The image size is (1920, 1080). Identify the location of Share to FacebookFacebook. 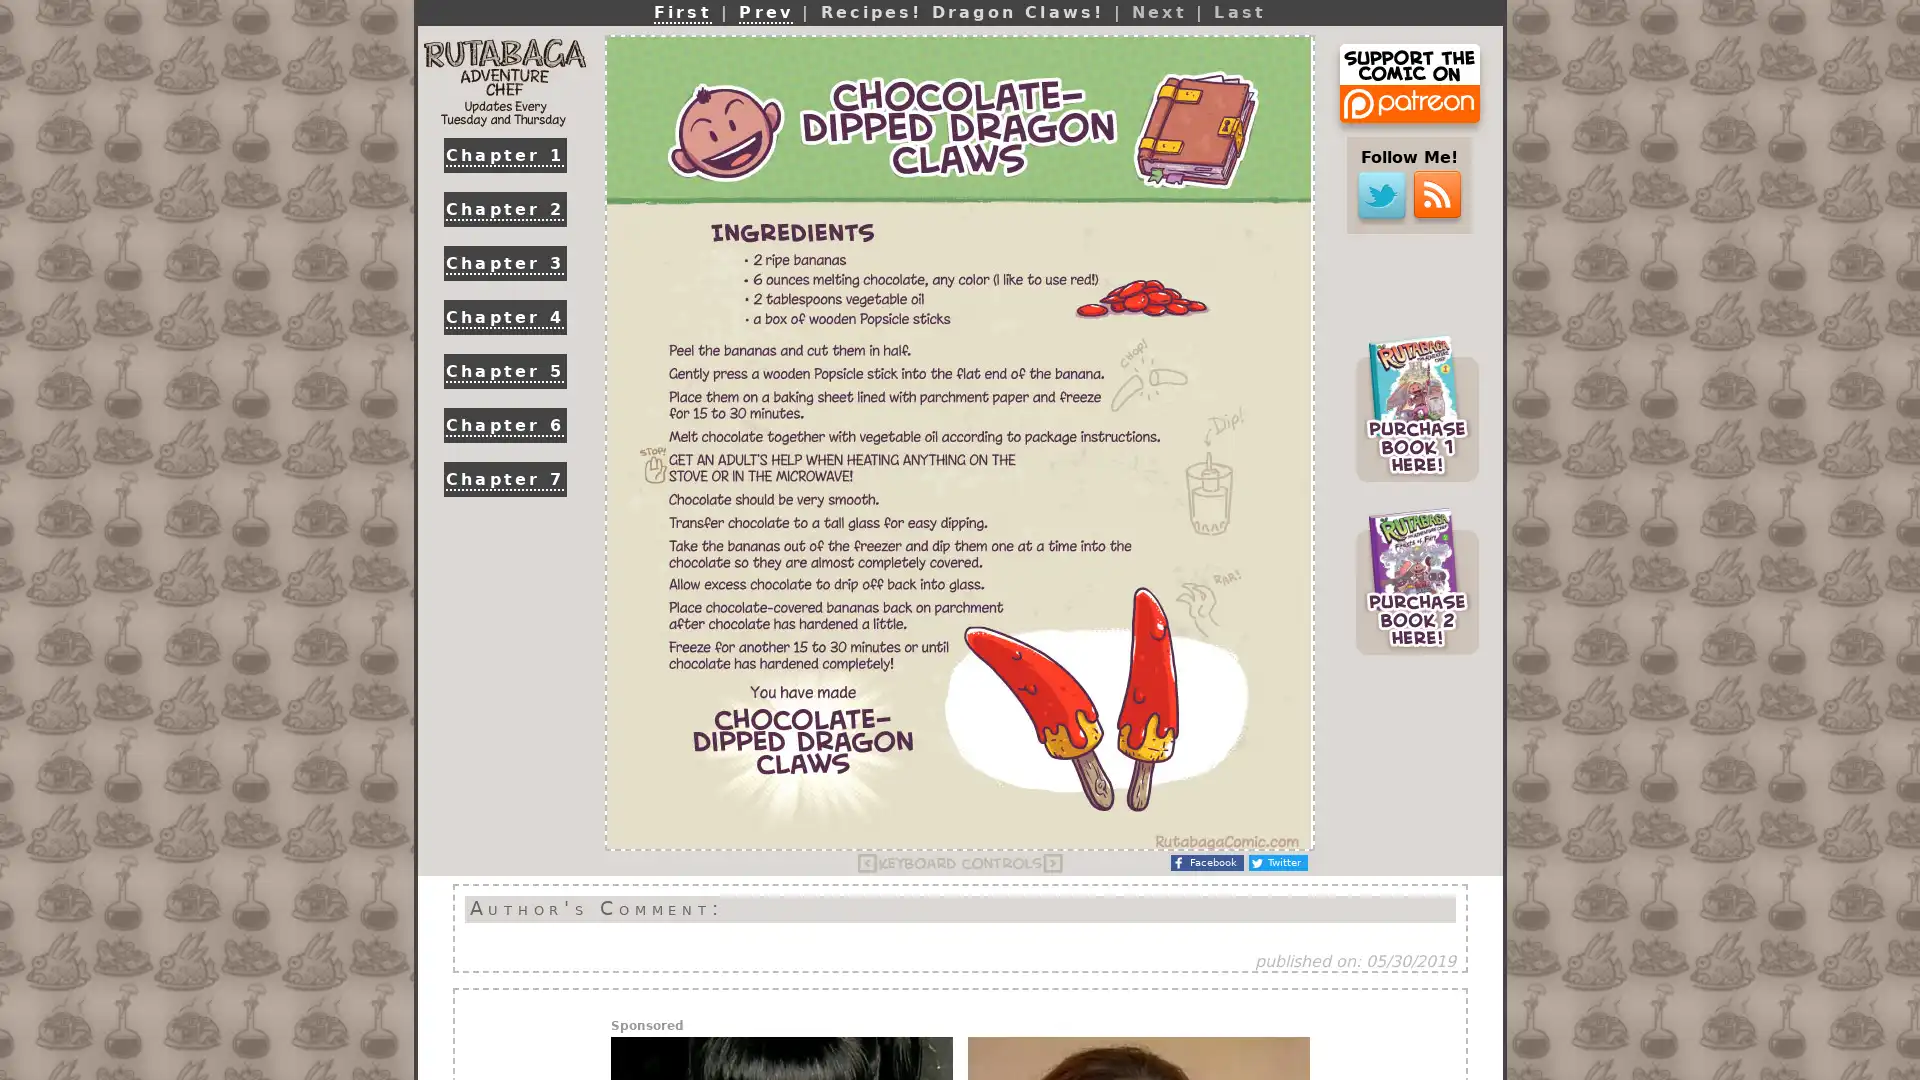
(1206, 862).